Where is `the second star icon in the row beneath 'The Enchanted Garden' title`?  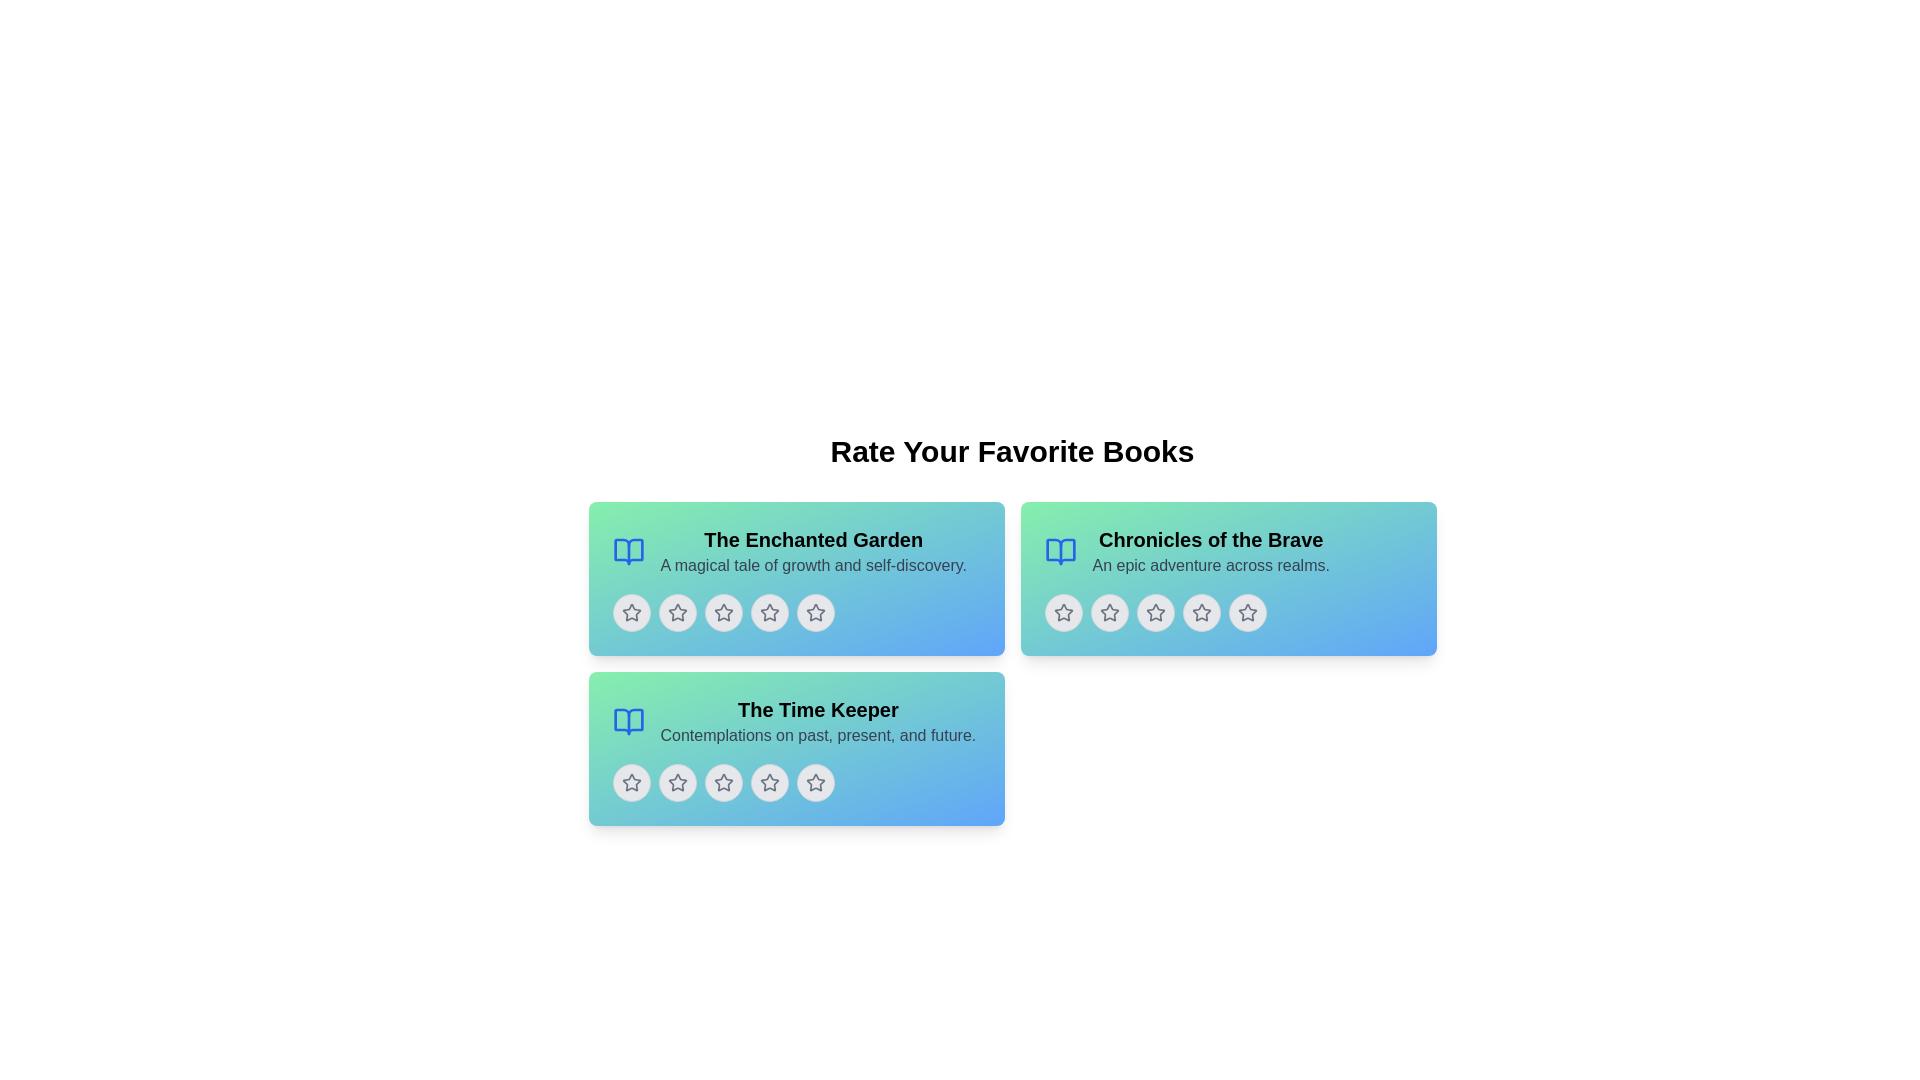 the second star icon in the row beneath 'The Enchanted Garden' title is located at coordinates (722, 611).